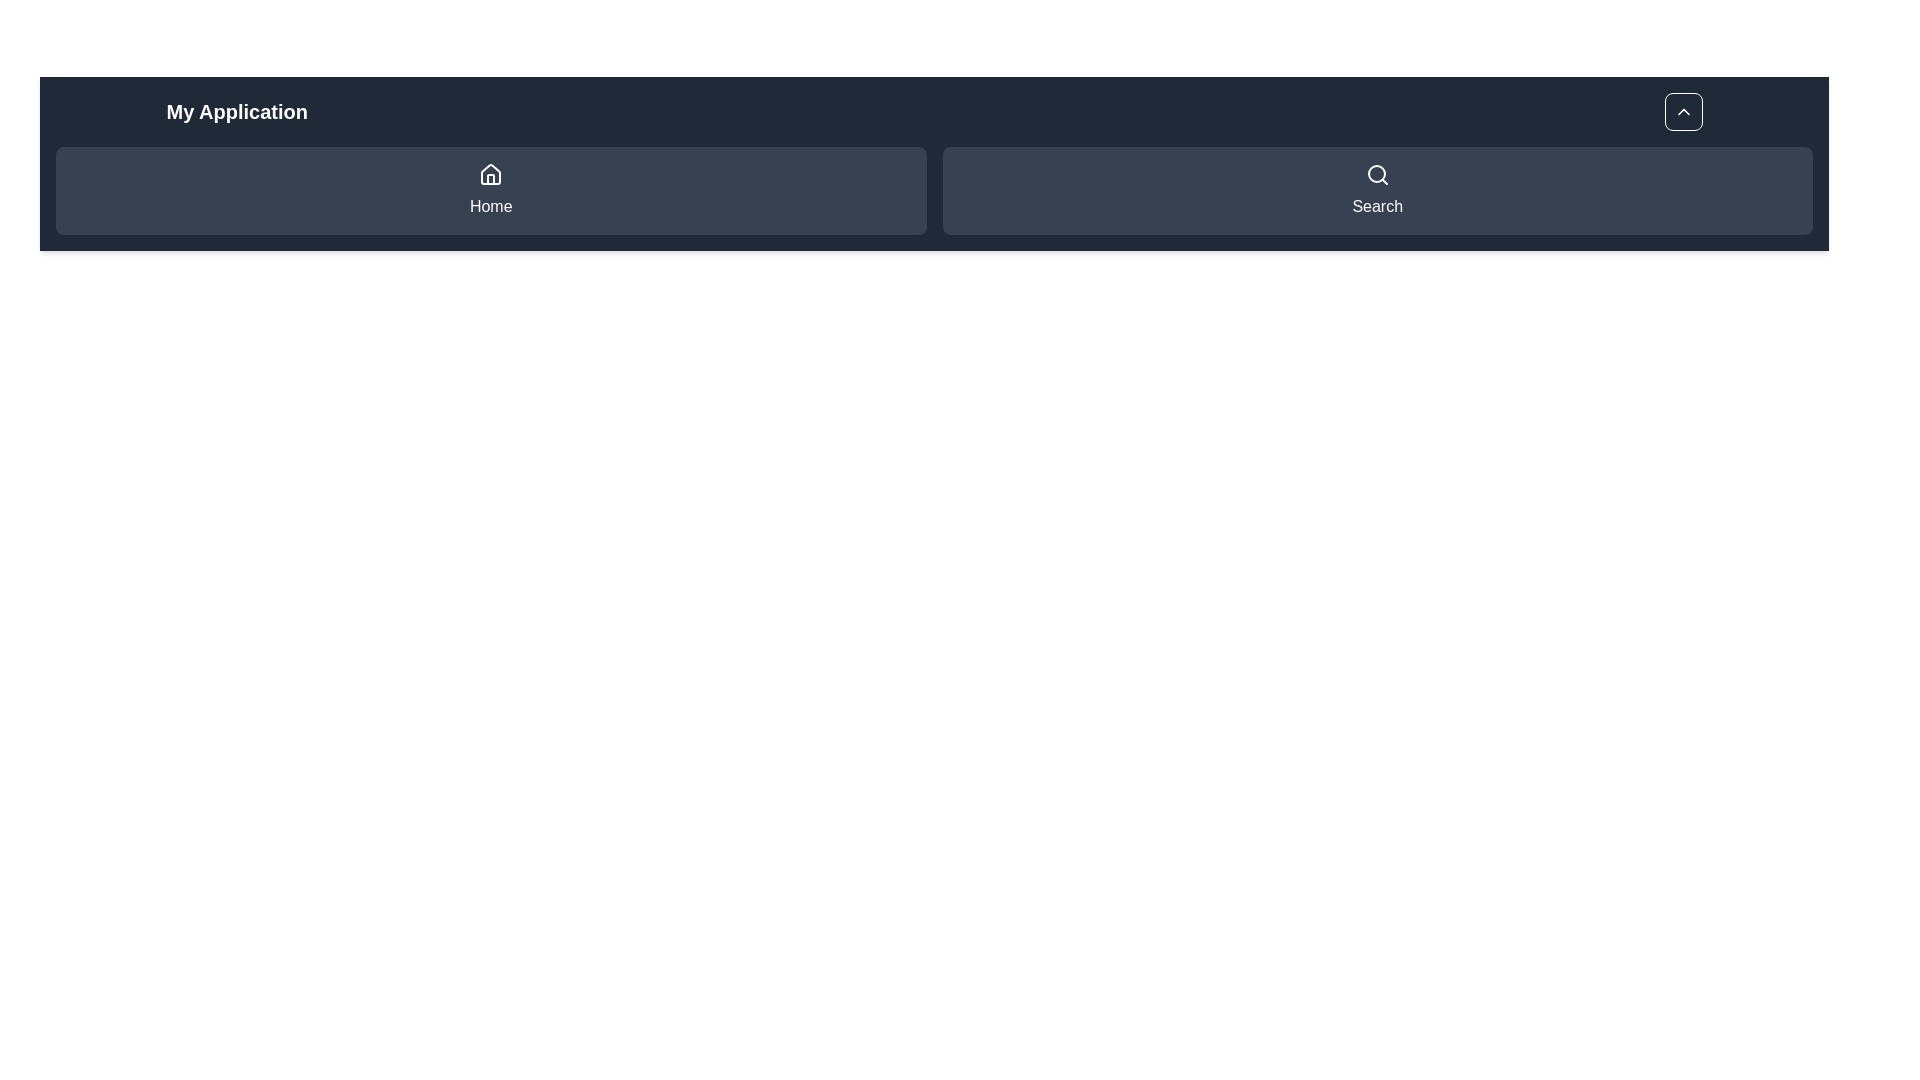 The image size is (1920, 1080). I want to click on the search icon located centrally within the 'Search' section of the top navigation bar, so click(1376, 173).